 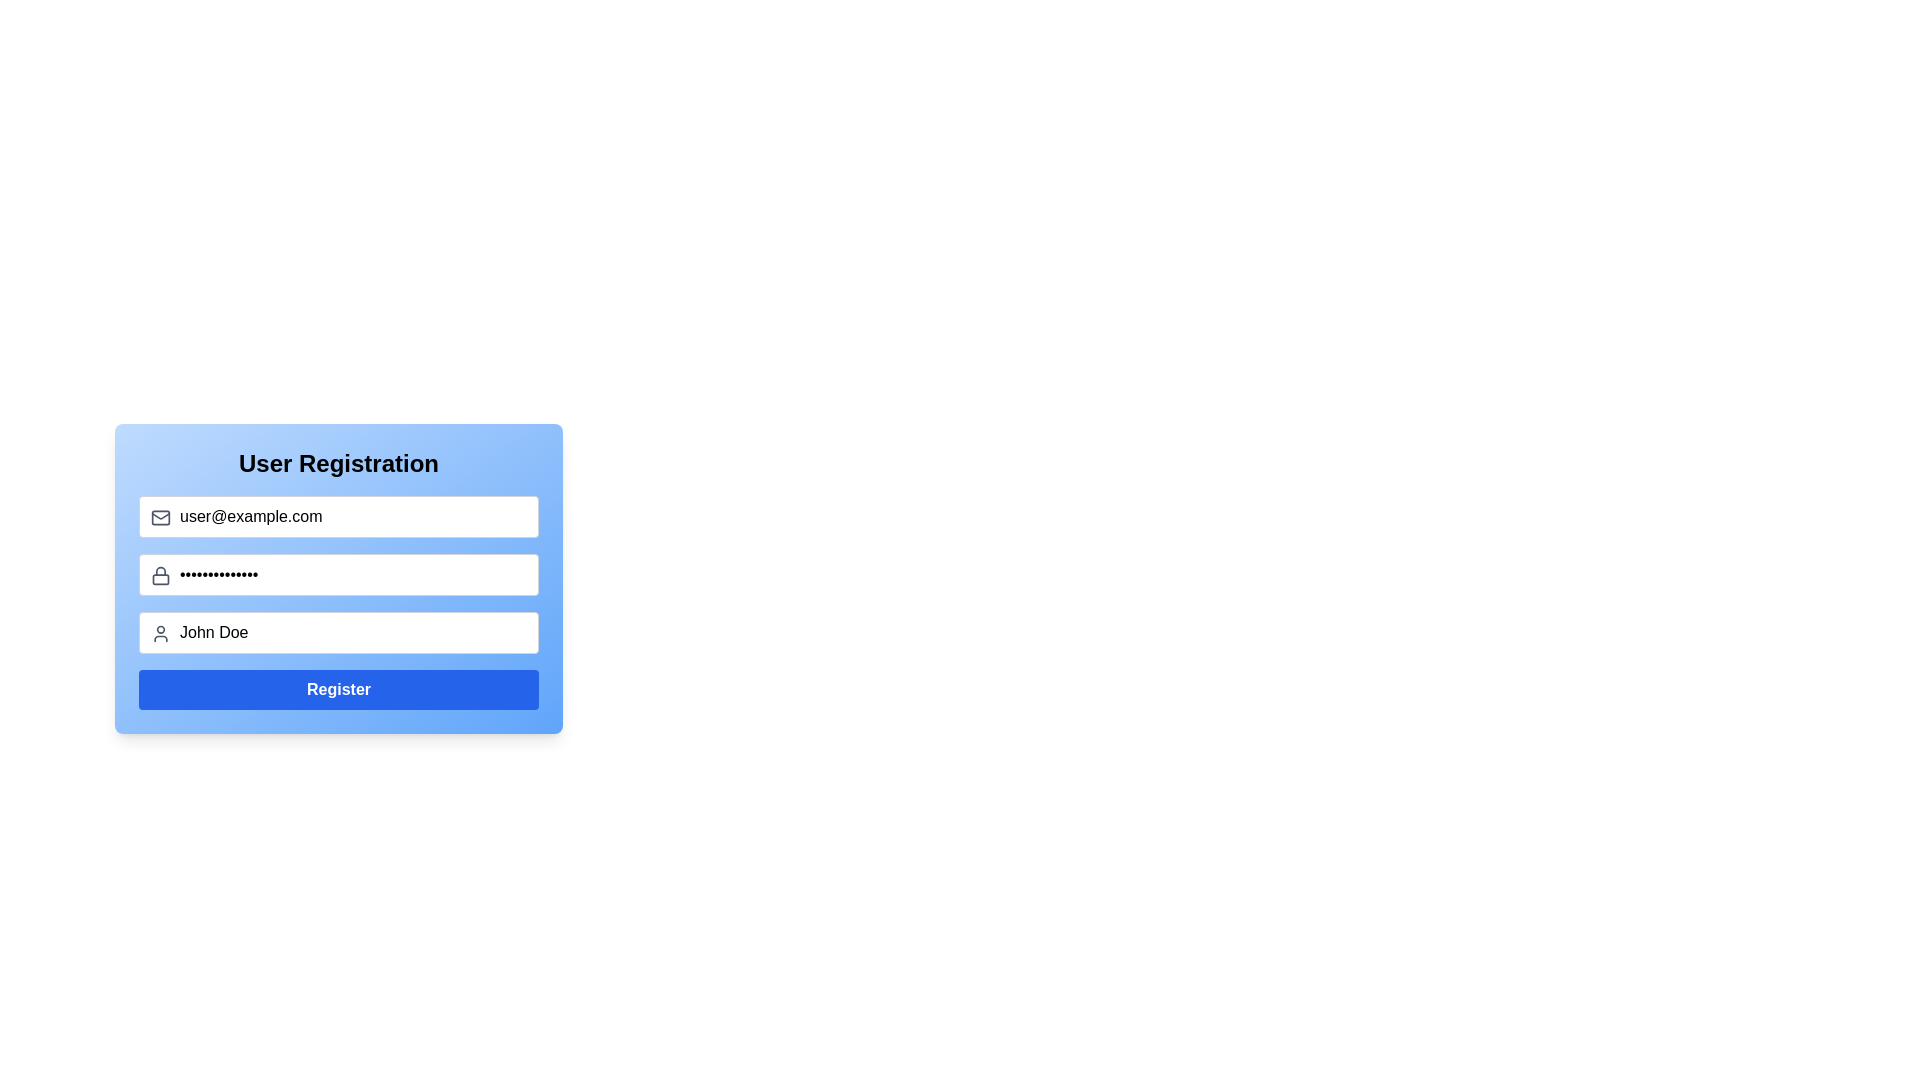 What do you see at coordinates (339, 578) in the screenshot?
I see `the Password Input Field located beneath the 'User Registration' title and above the user name input field` at bounding box center [339, 578].